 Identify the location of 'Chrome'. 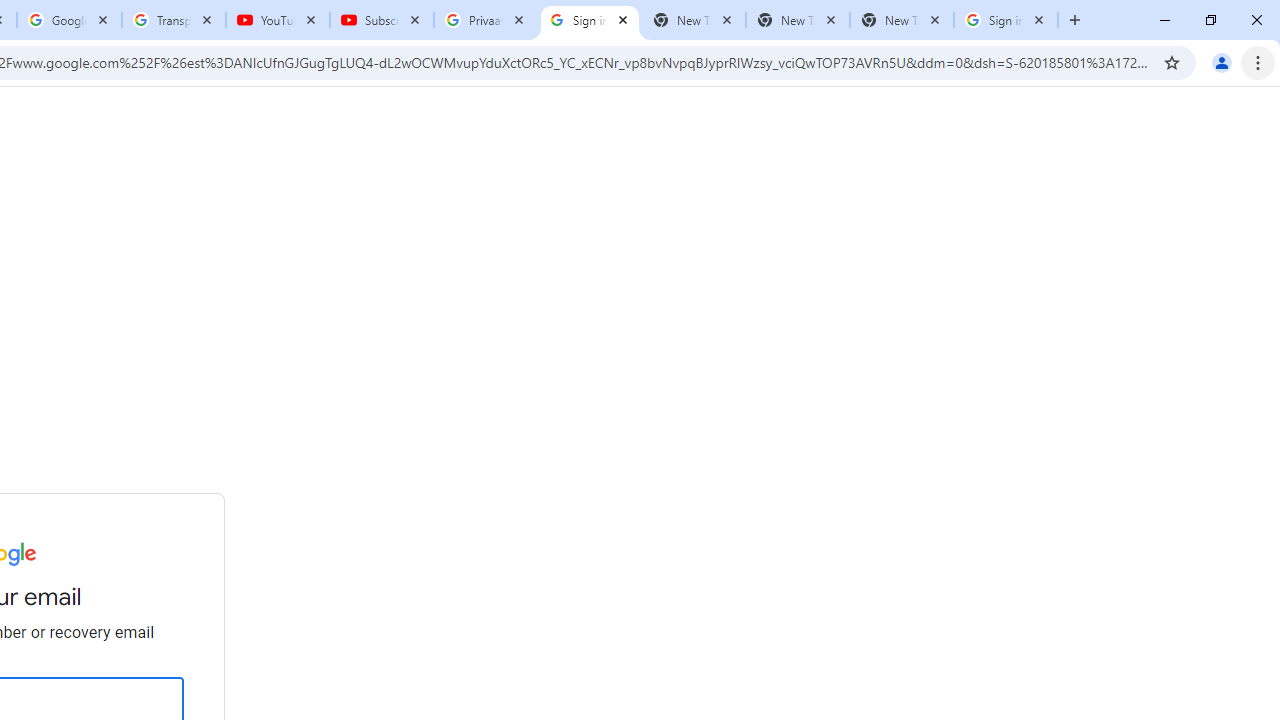
(1259, 61).